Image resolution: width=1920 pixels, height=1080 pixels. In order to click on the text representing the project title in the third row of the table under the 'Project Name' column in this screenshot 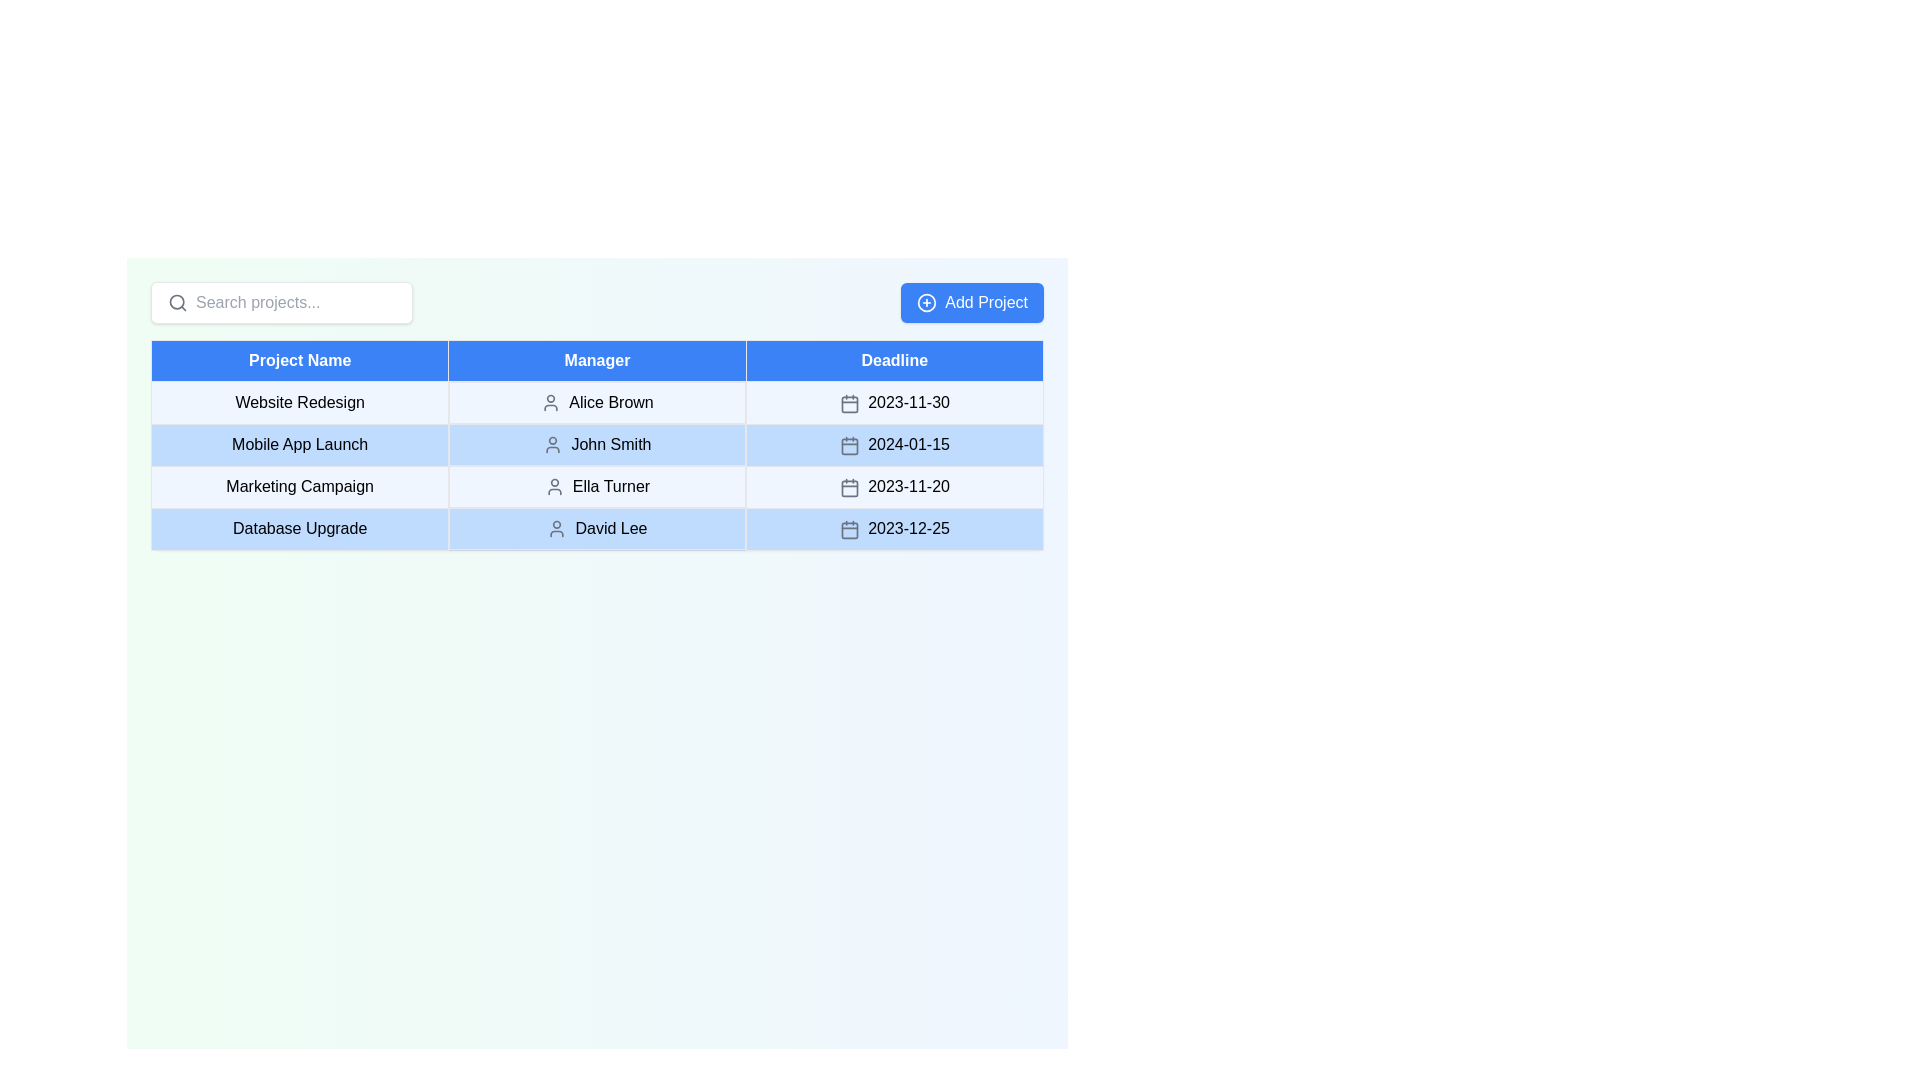, I will do `click(299, 486)`.